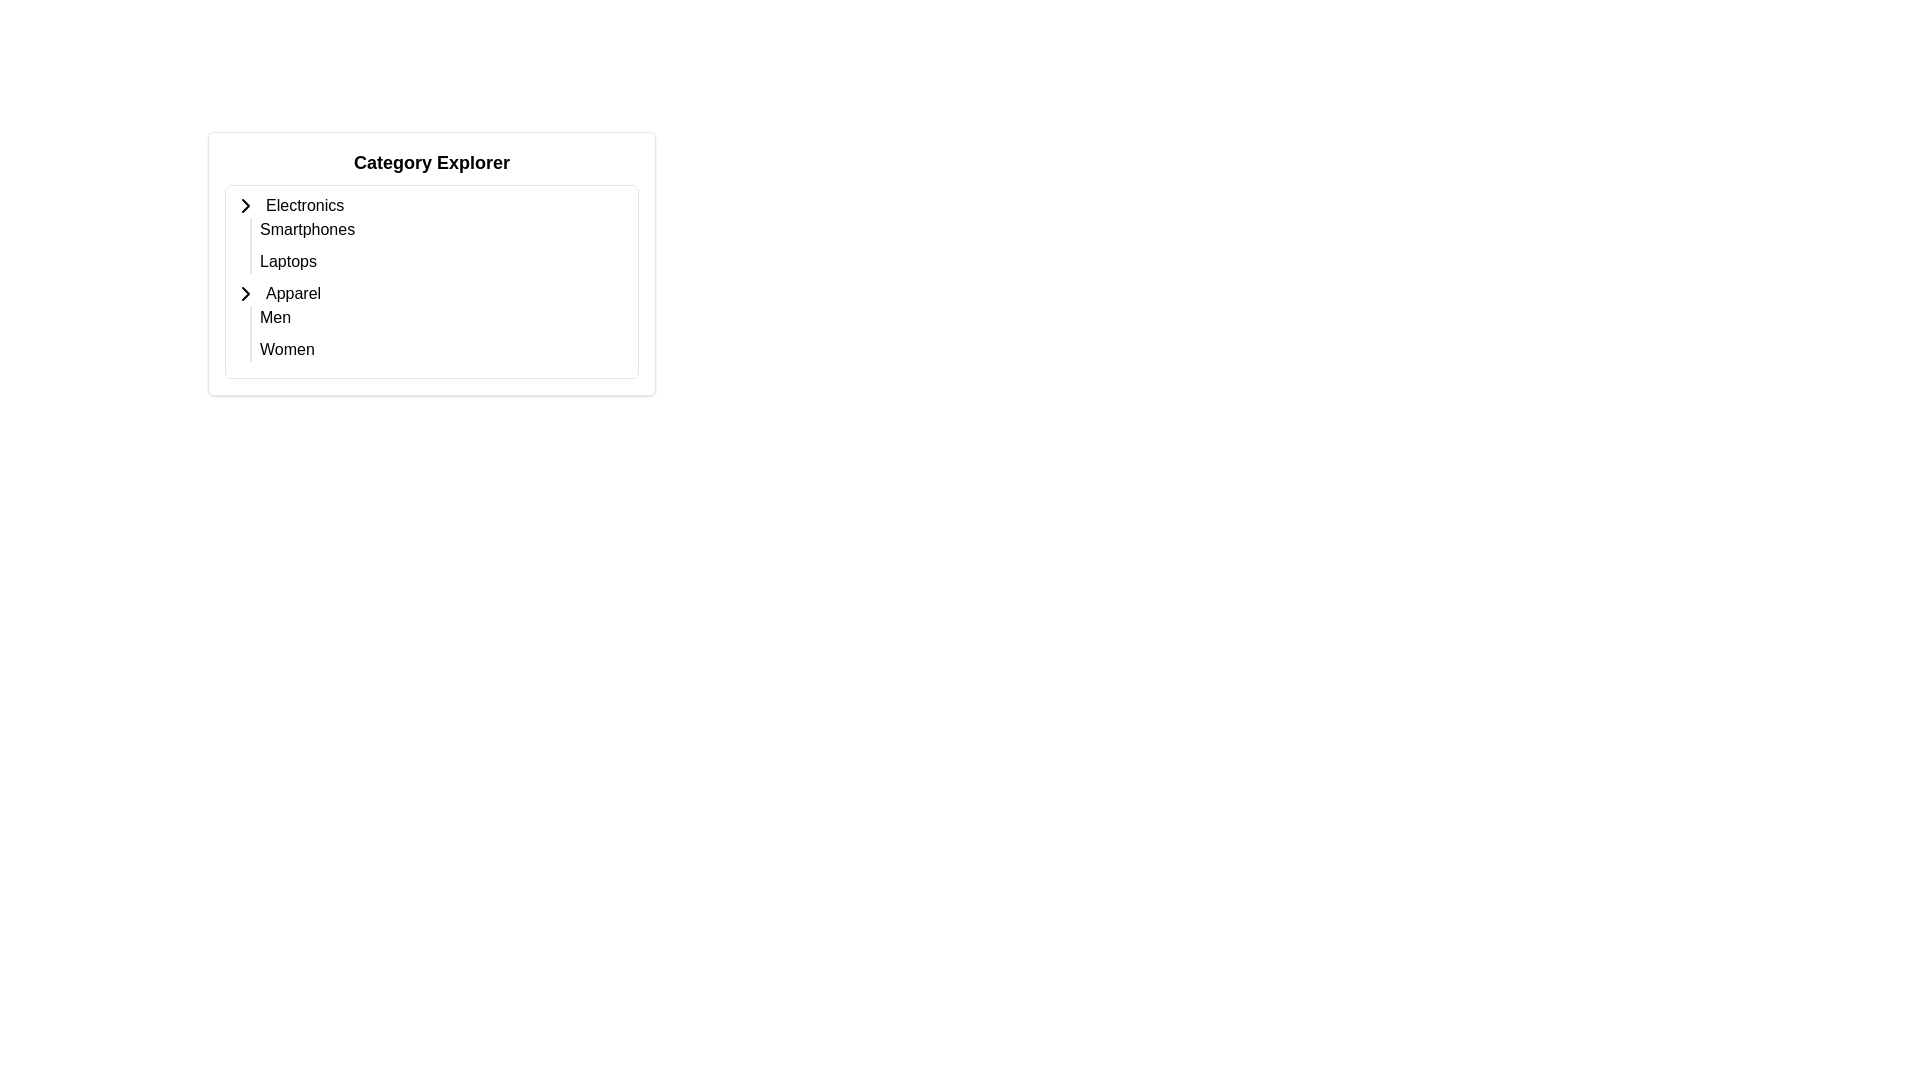 The image size is (1920, 1080). Describe the element at coordinates (444, 245) in the screenshot. I see `the first item in the vertical list, 'Smartphones'` at that location.